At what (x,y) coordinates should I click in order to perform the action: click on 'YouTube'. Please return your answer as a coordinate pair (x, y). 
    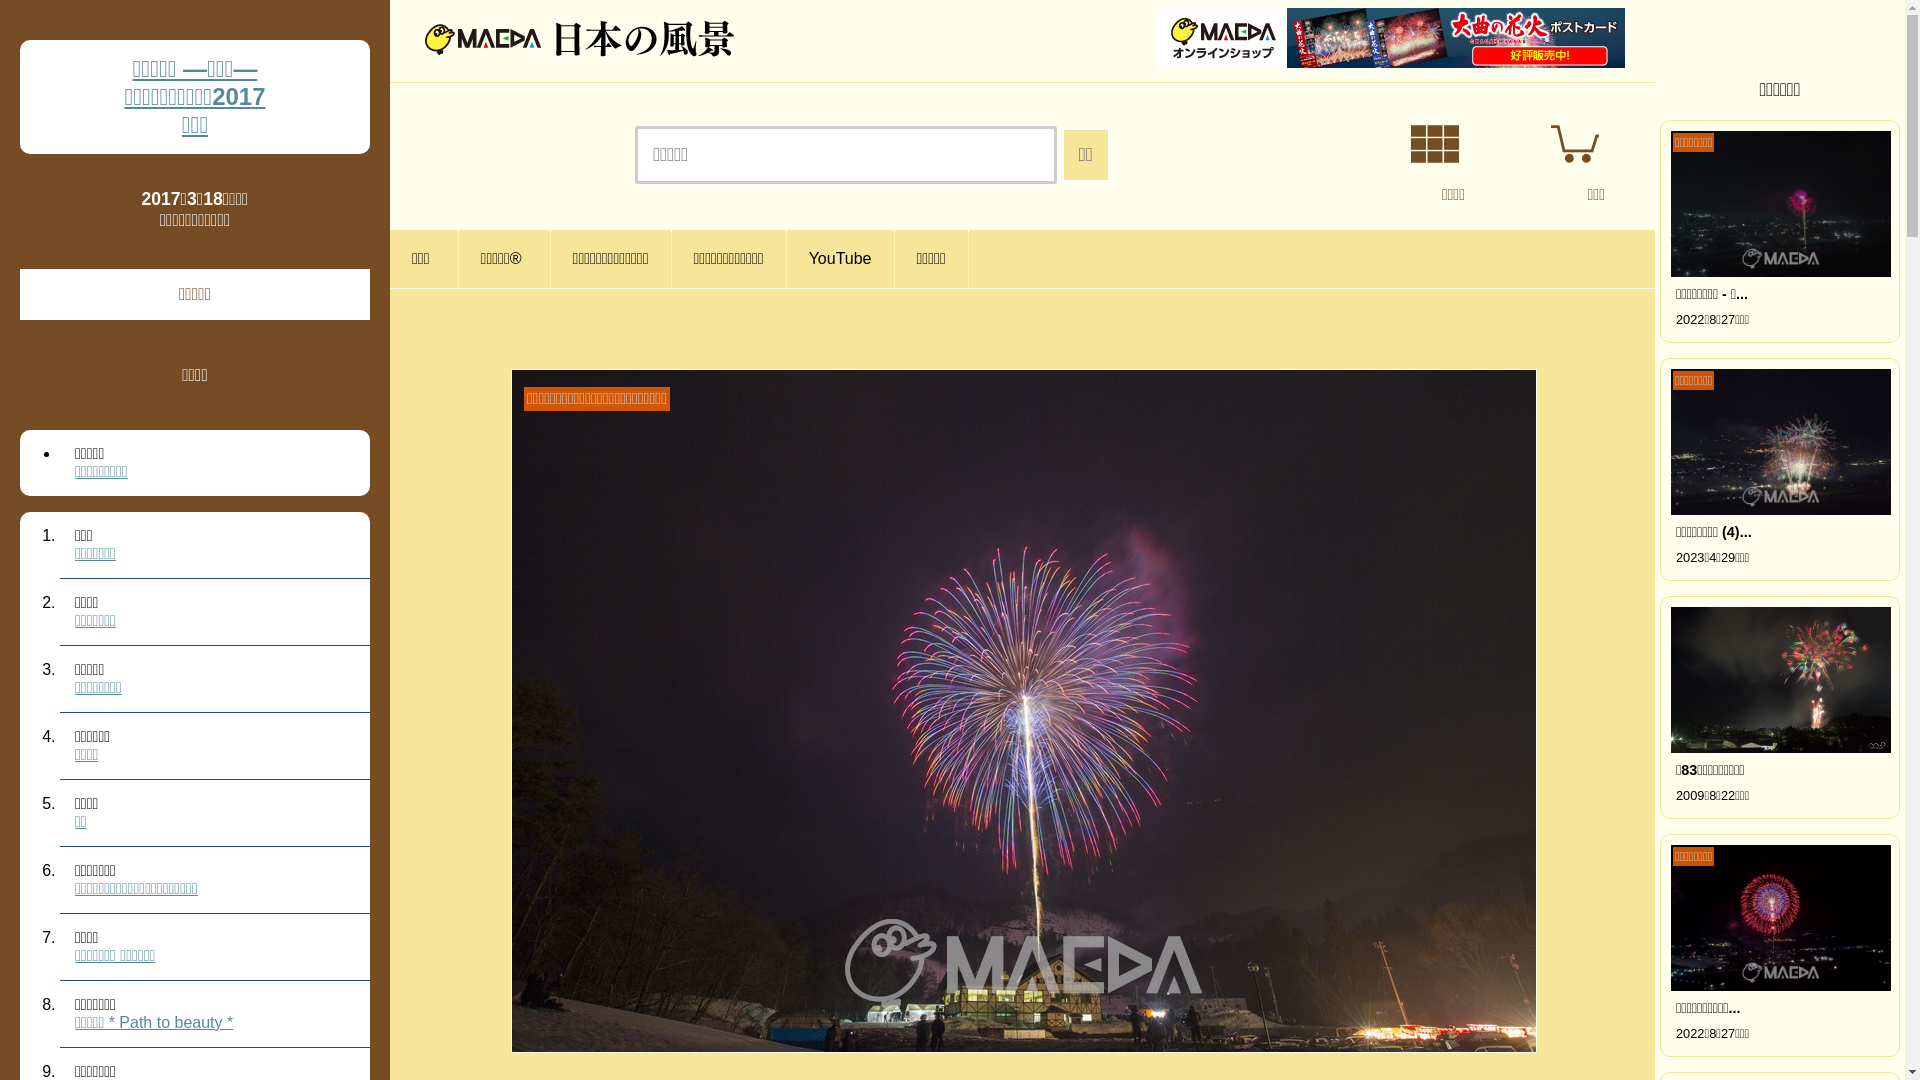
    Looking at the image, I should click on (840, 257).